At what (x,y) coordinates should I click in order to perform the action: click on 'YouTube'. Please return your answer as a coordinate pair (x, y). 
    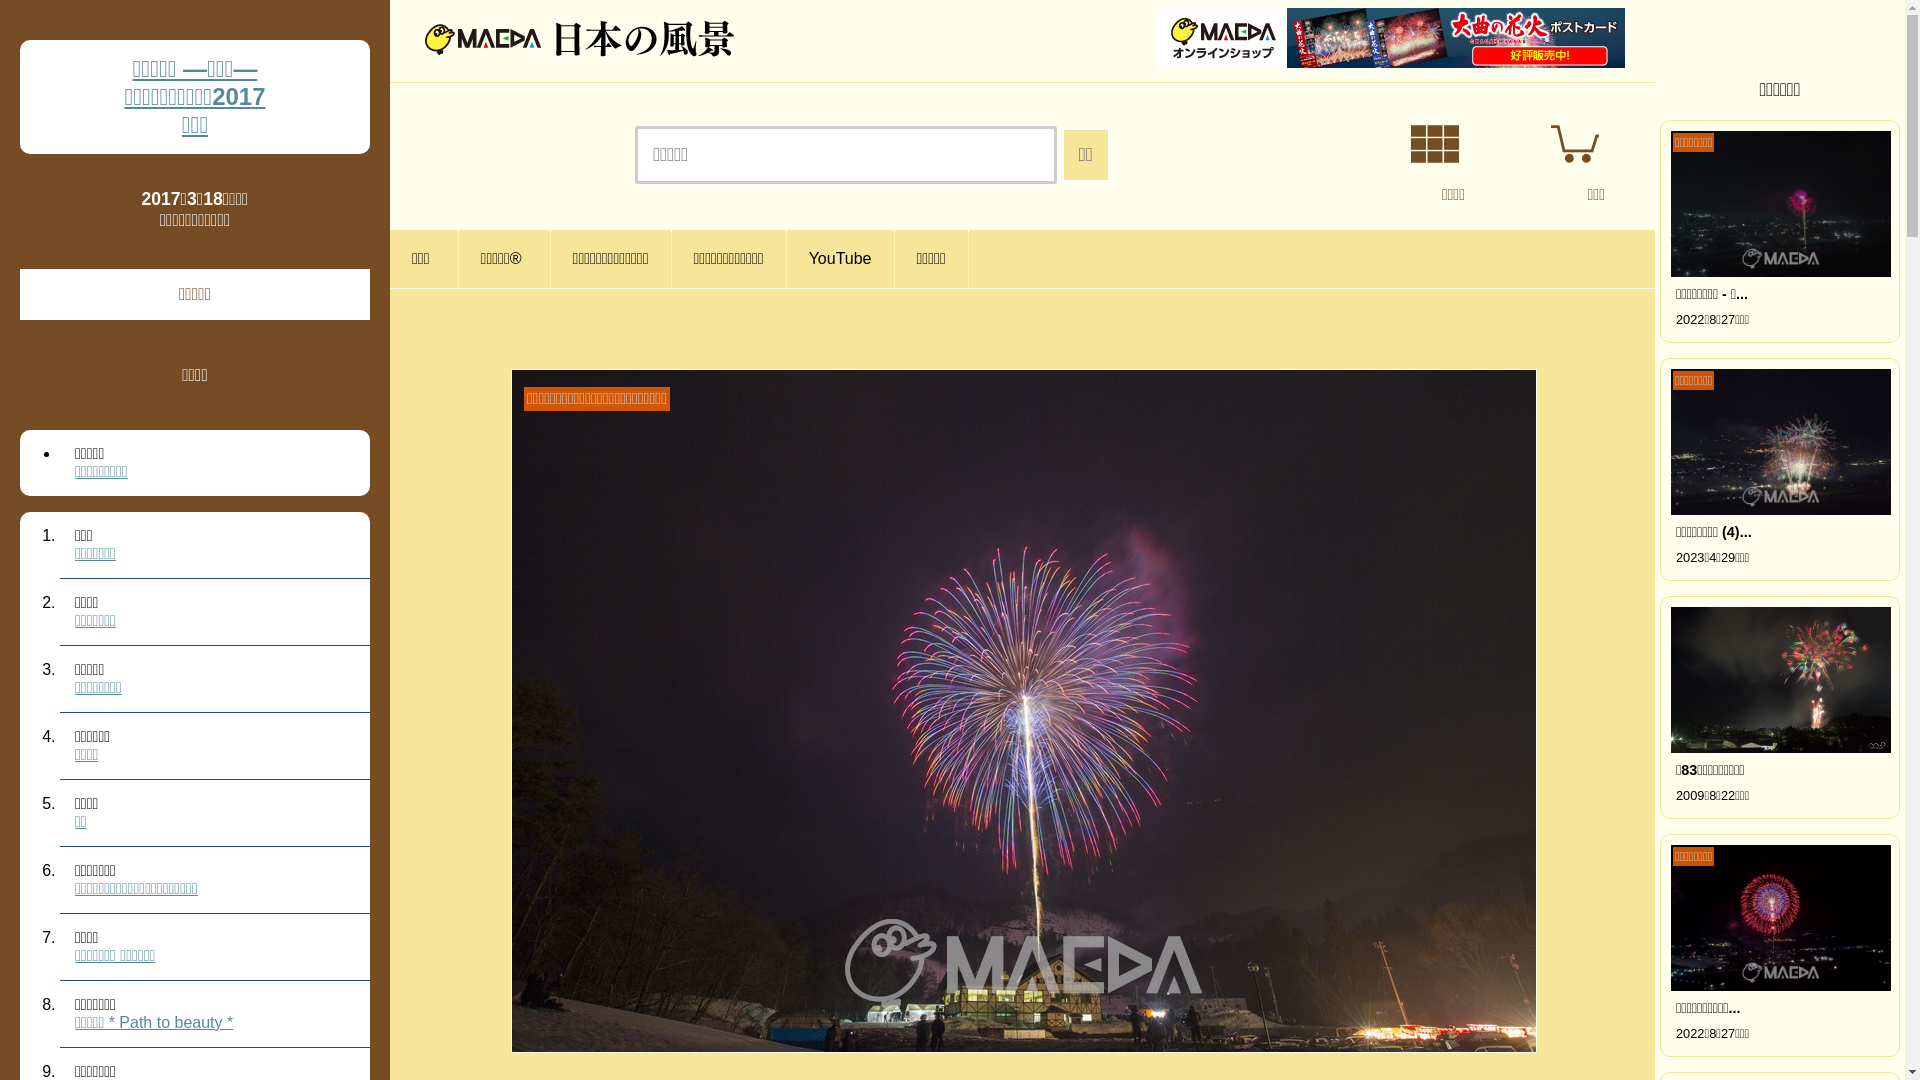
    Looking at the image, I should click on (840, 257).